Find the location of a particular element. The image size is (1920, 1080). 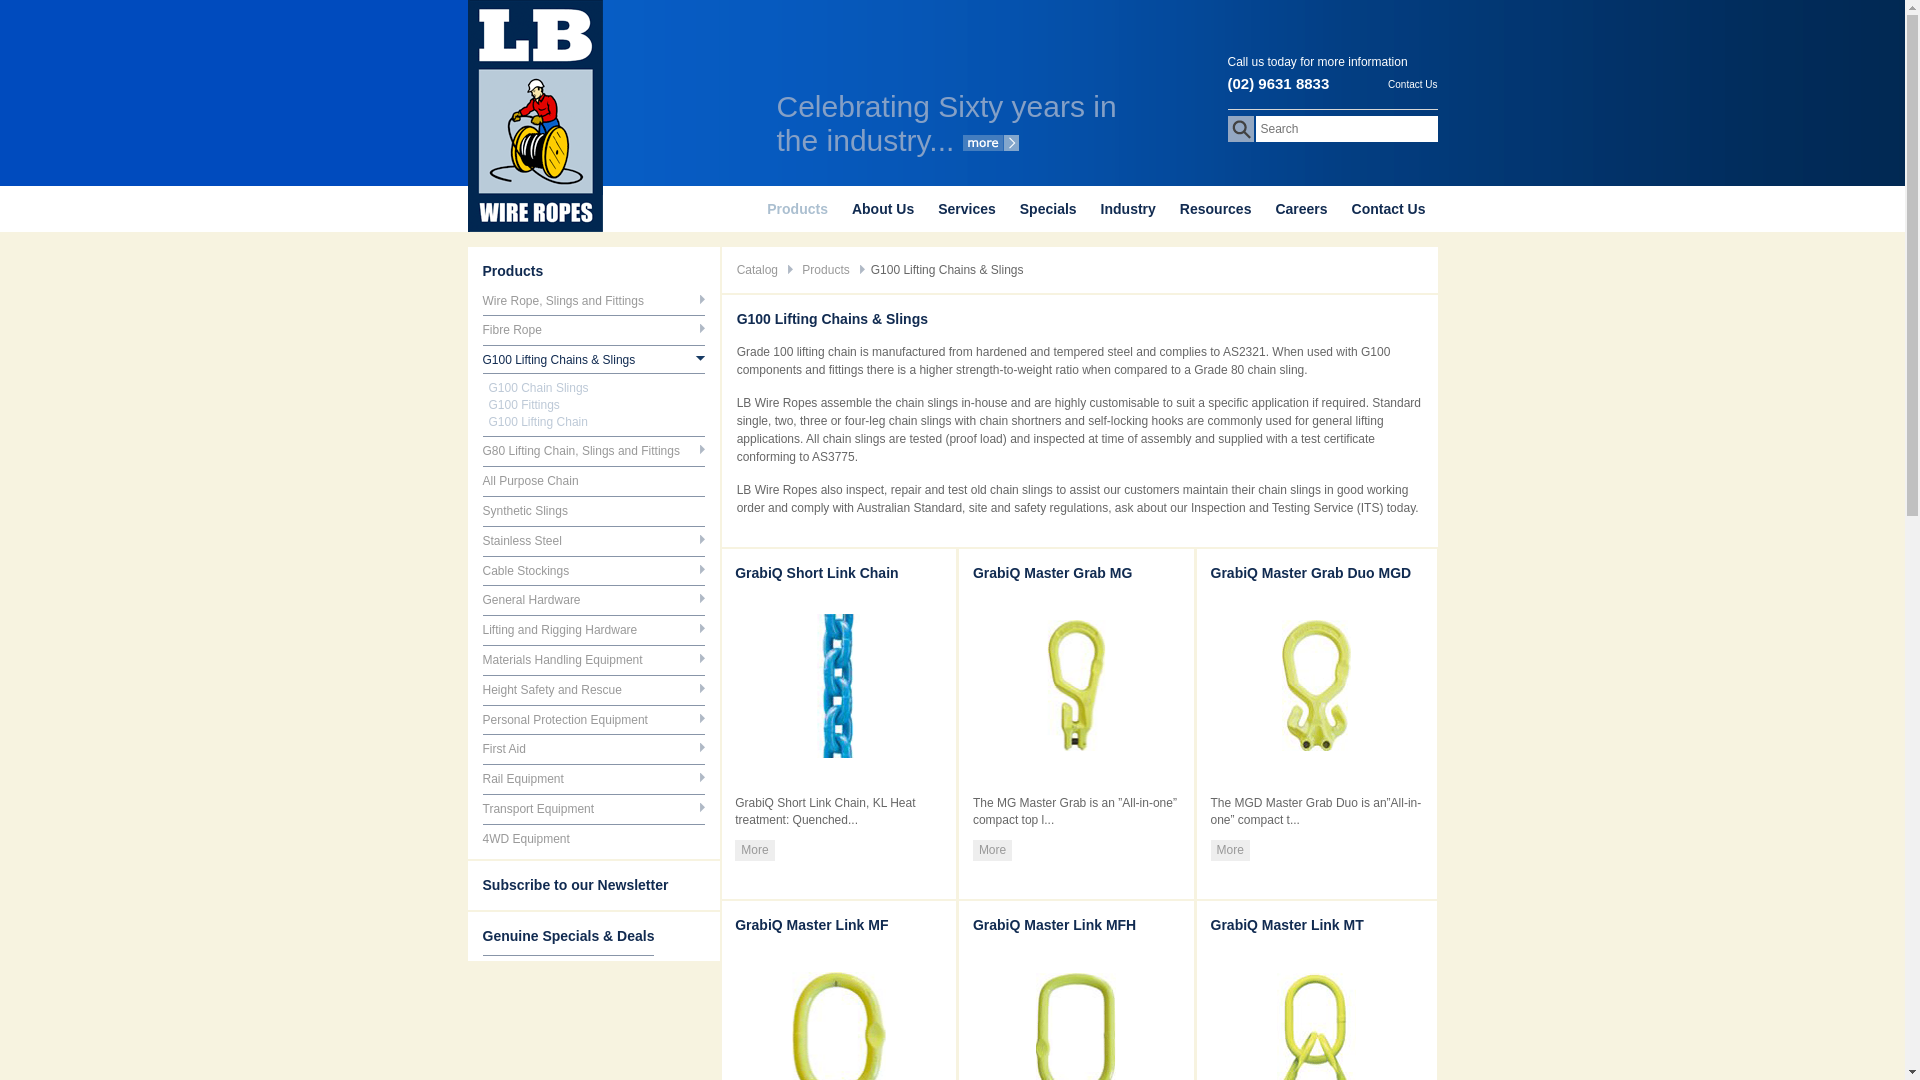

'Products' is located at coordinates (801, 270).